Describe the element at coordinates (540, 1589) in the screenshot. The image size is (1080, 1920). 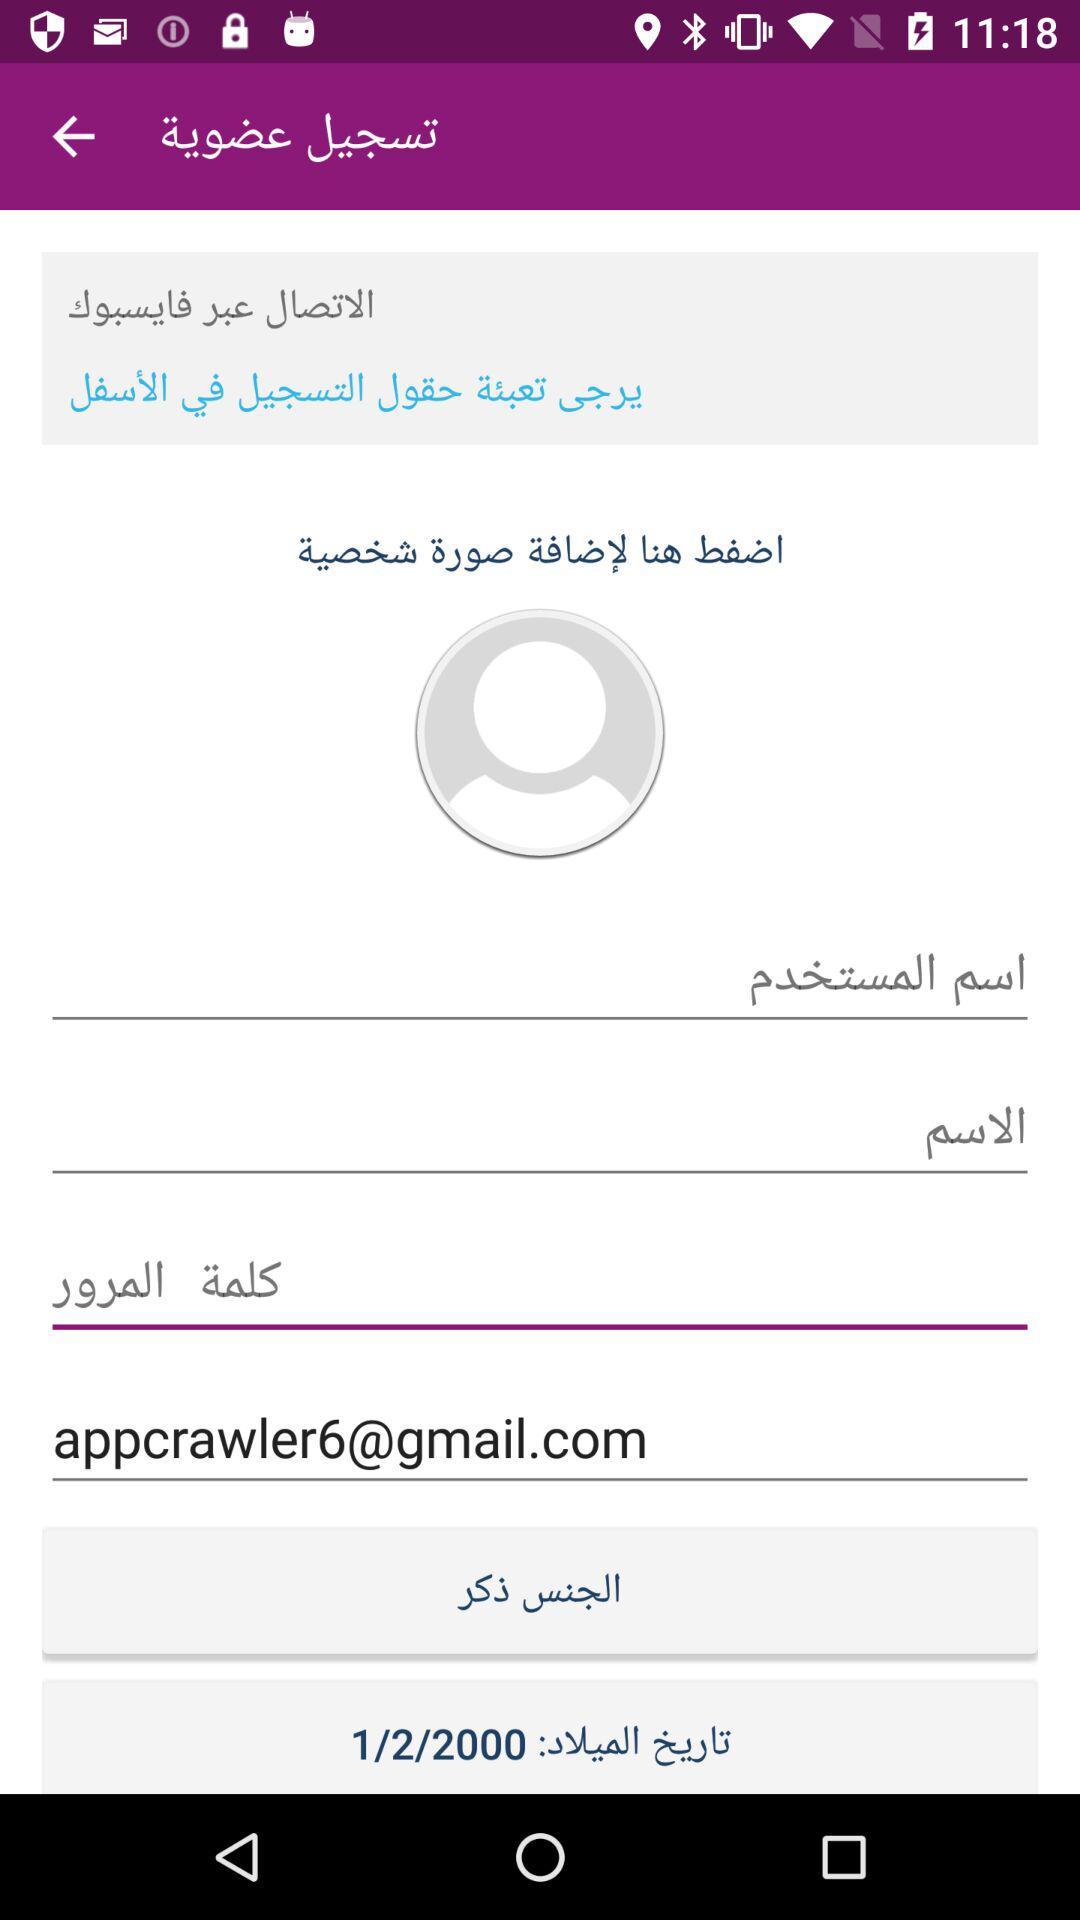
I see `the item below appcrawler6@gmail.com item` at that location.